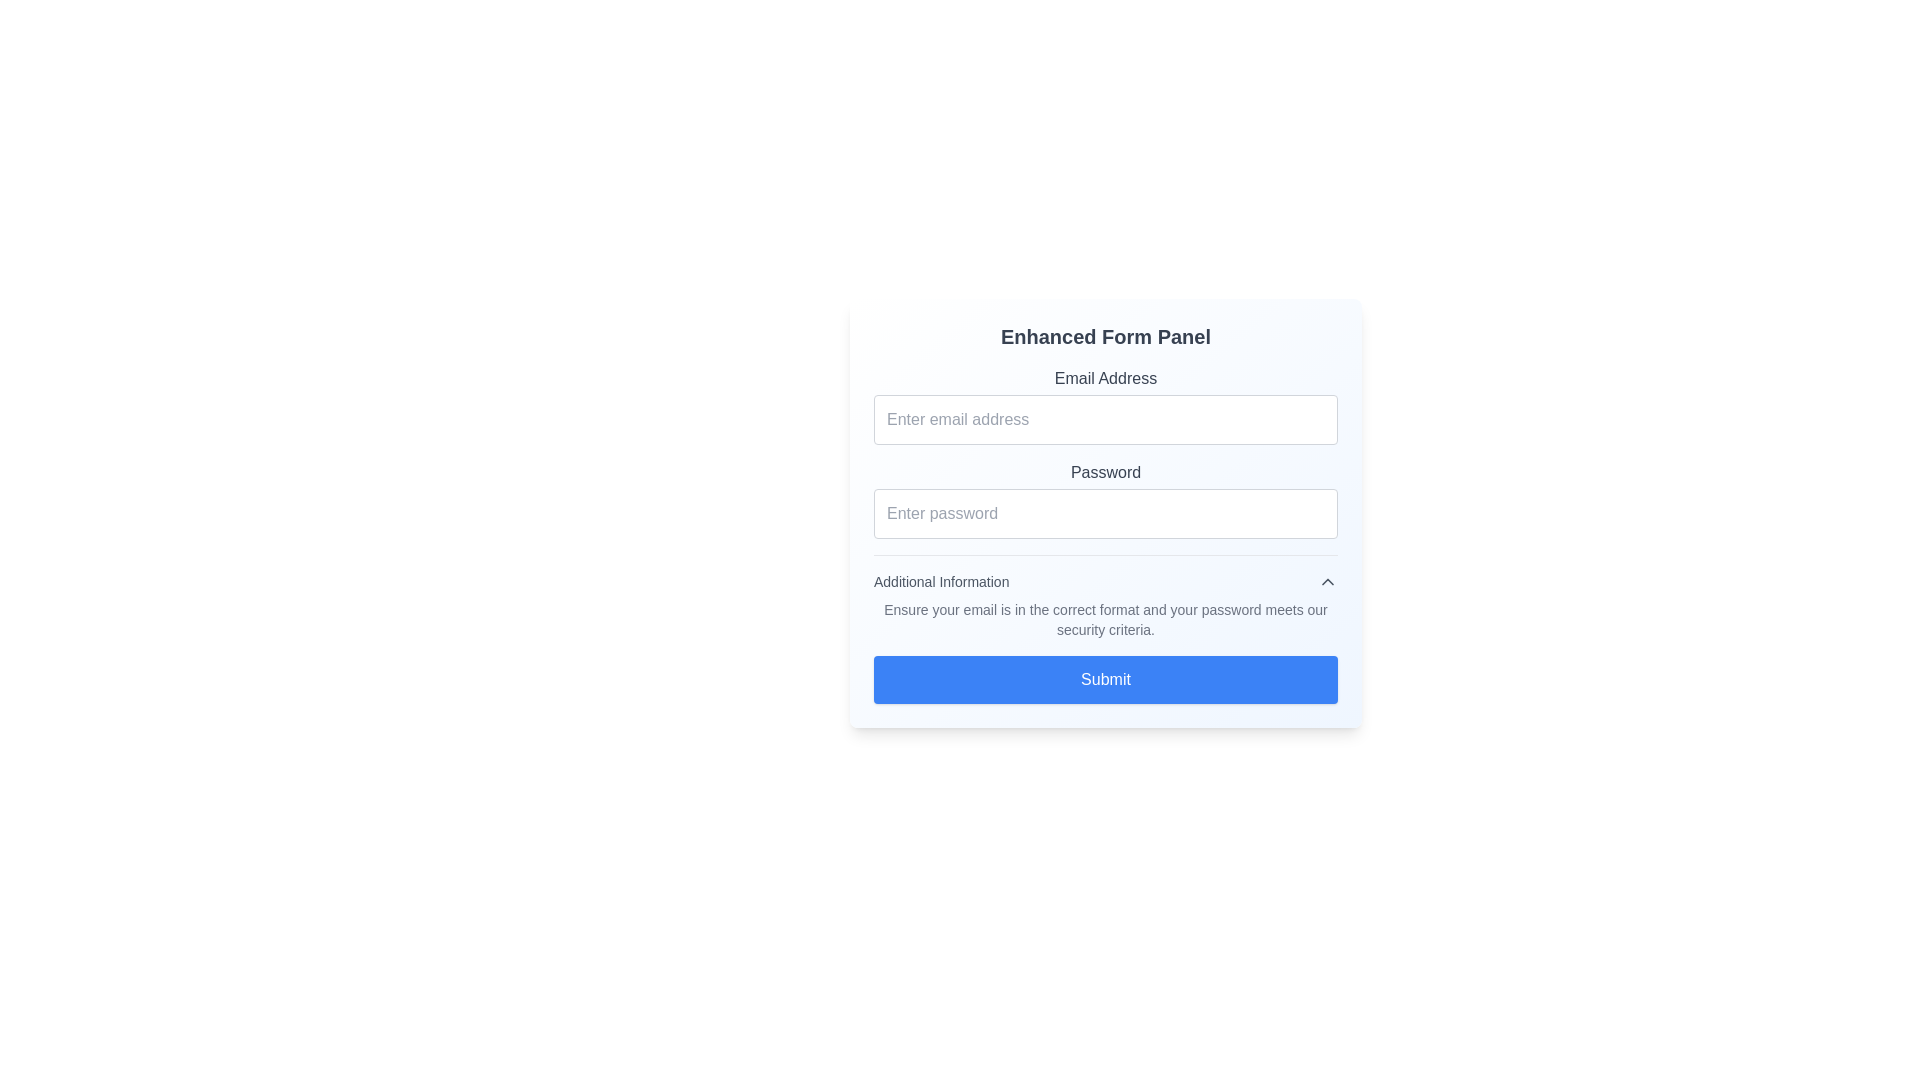  Describe the element at coordinates (1104, 596) in the screenshot. I see `textual information from the 'Additional Information' block, which includes a title in medium gray and guidance text in light gray, located below the 'Password' section and above the 'Submit' button` at that location.